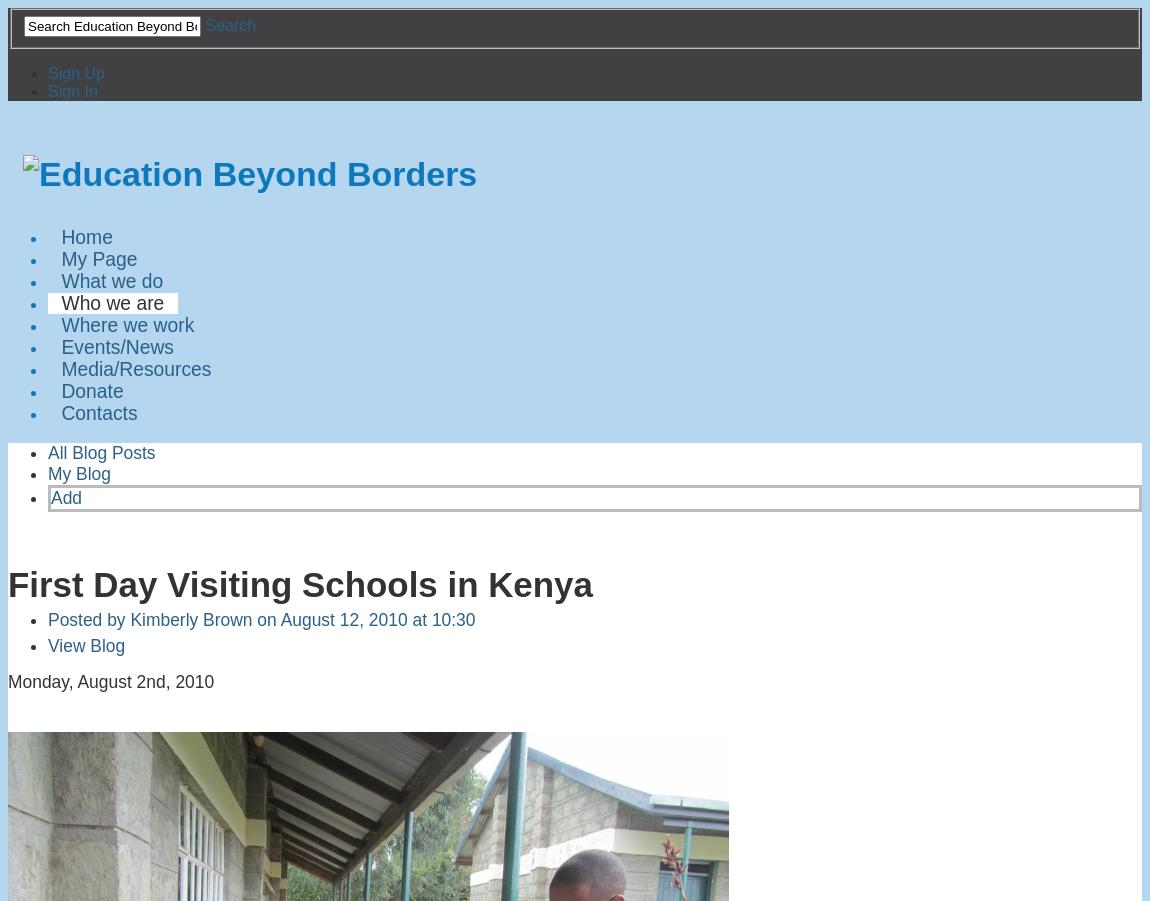 The height and width of the screenshot is (901, 1150). What do you see at coordinates (363, 617) in the screenshot?
I see `'on August 12, 2010 at 10:30'` at bounding box center [363, 617].